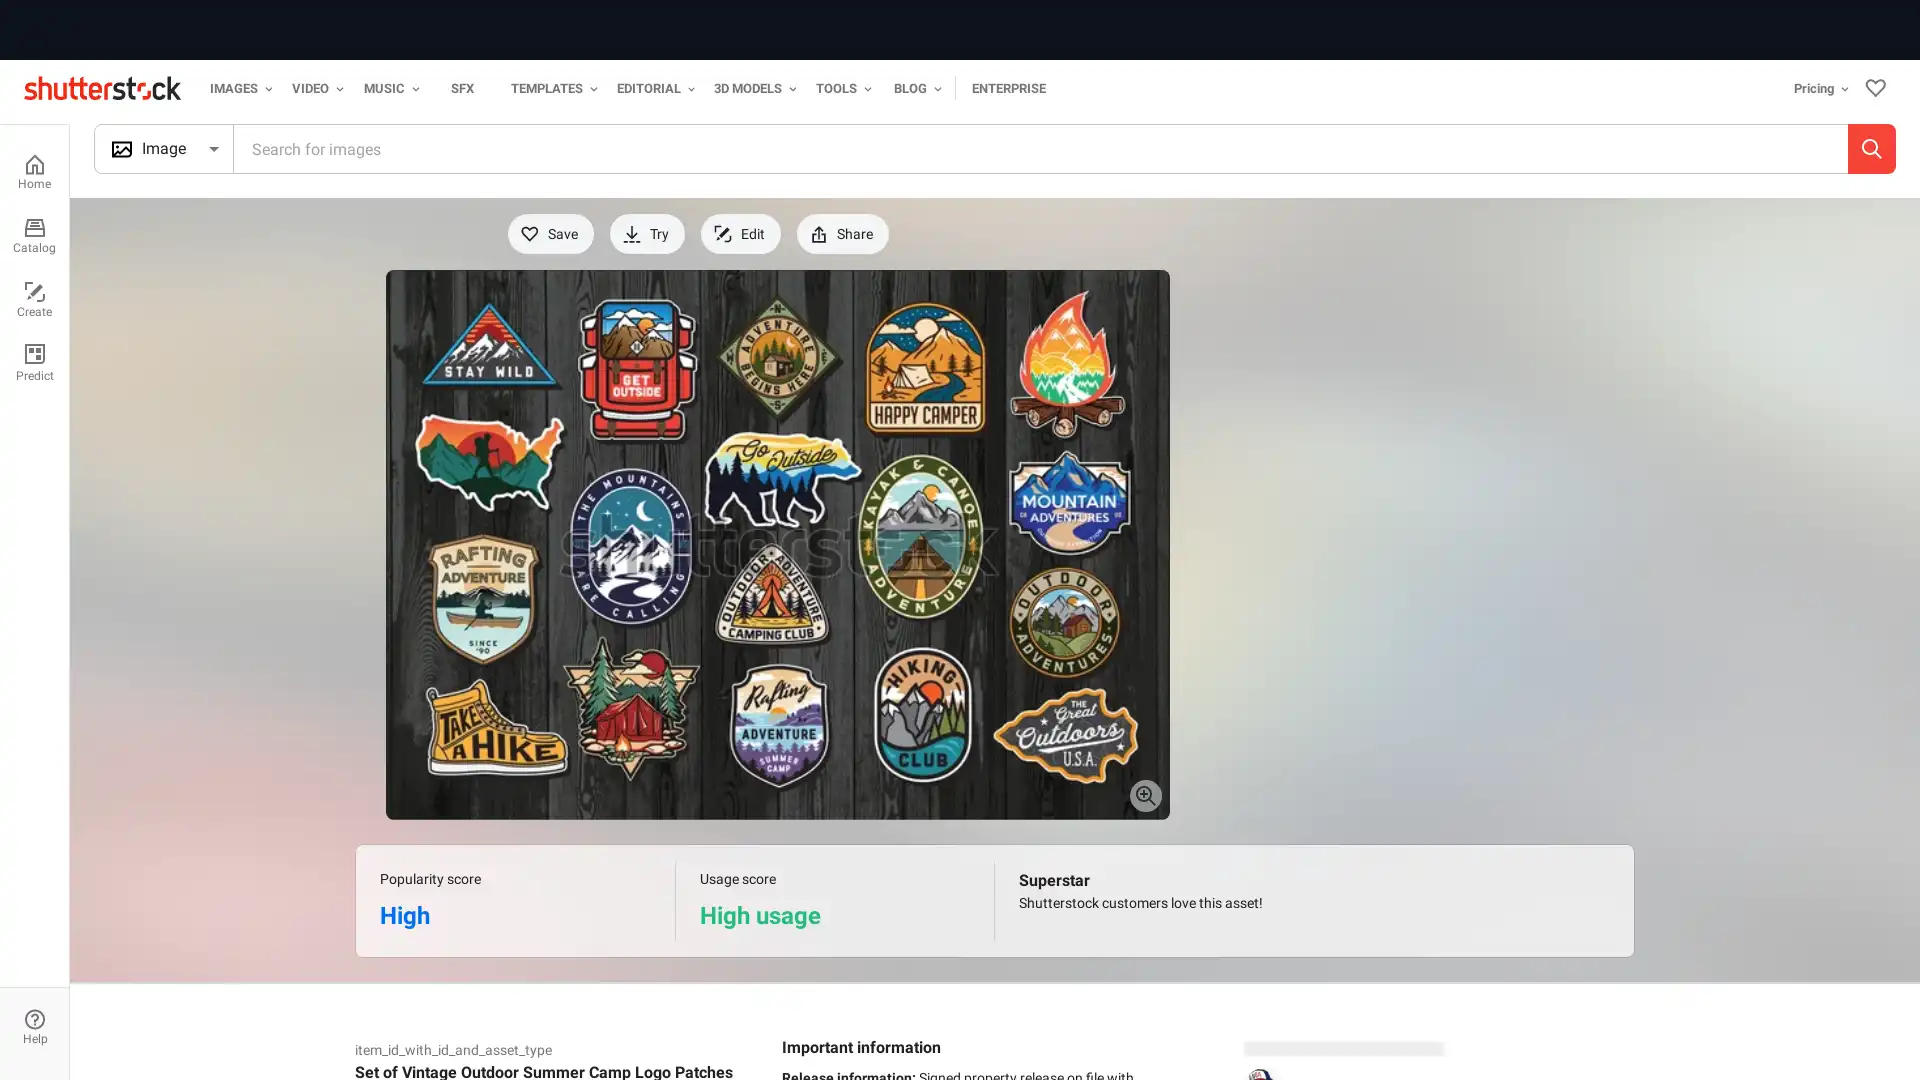 The image size is (1920, 1080). I want to click on Search, so click(1871, 148).